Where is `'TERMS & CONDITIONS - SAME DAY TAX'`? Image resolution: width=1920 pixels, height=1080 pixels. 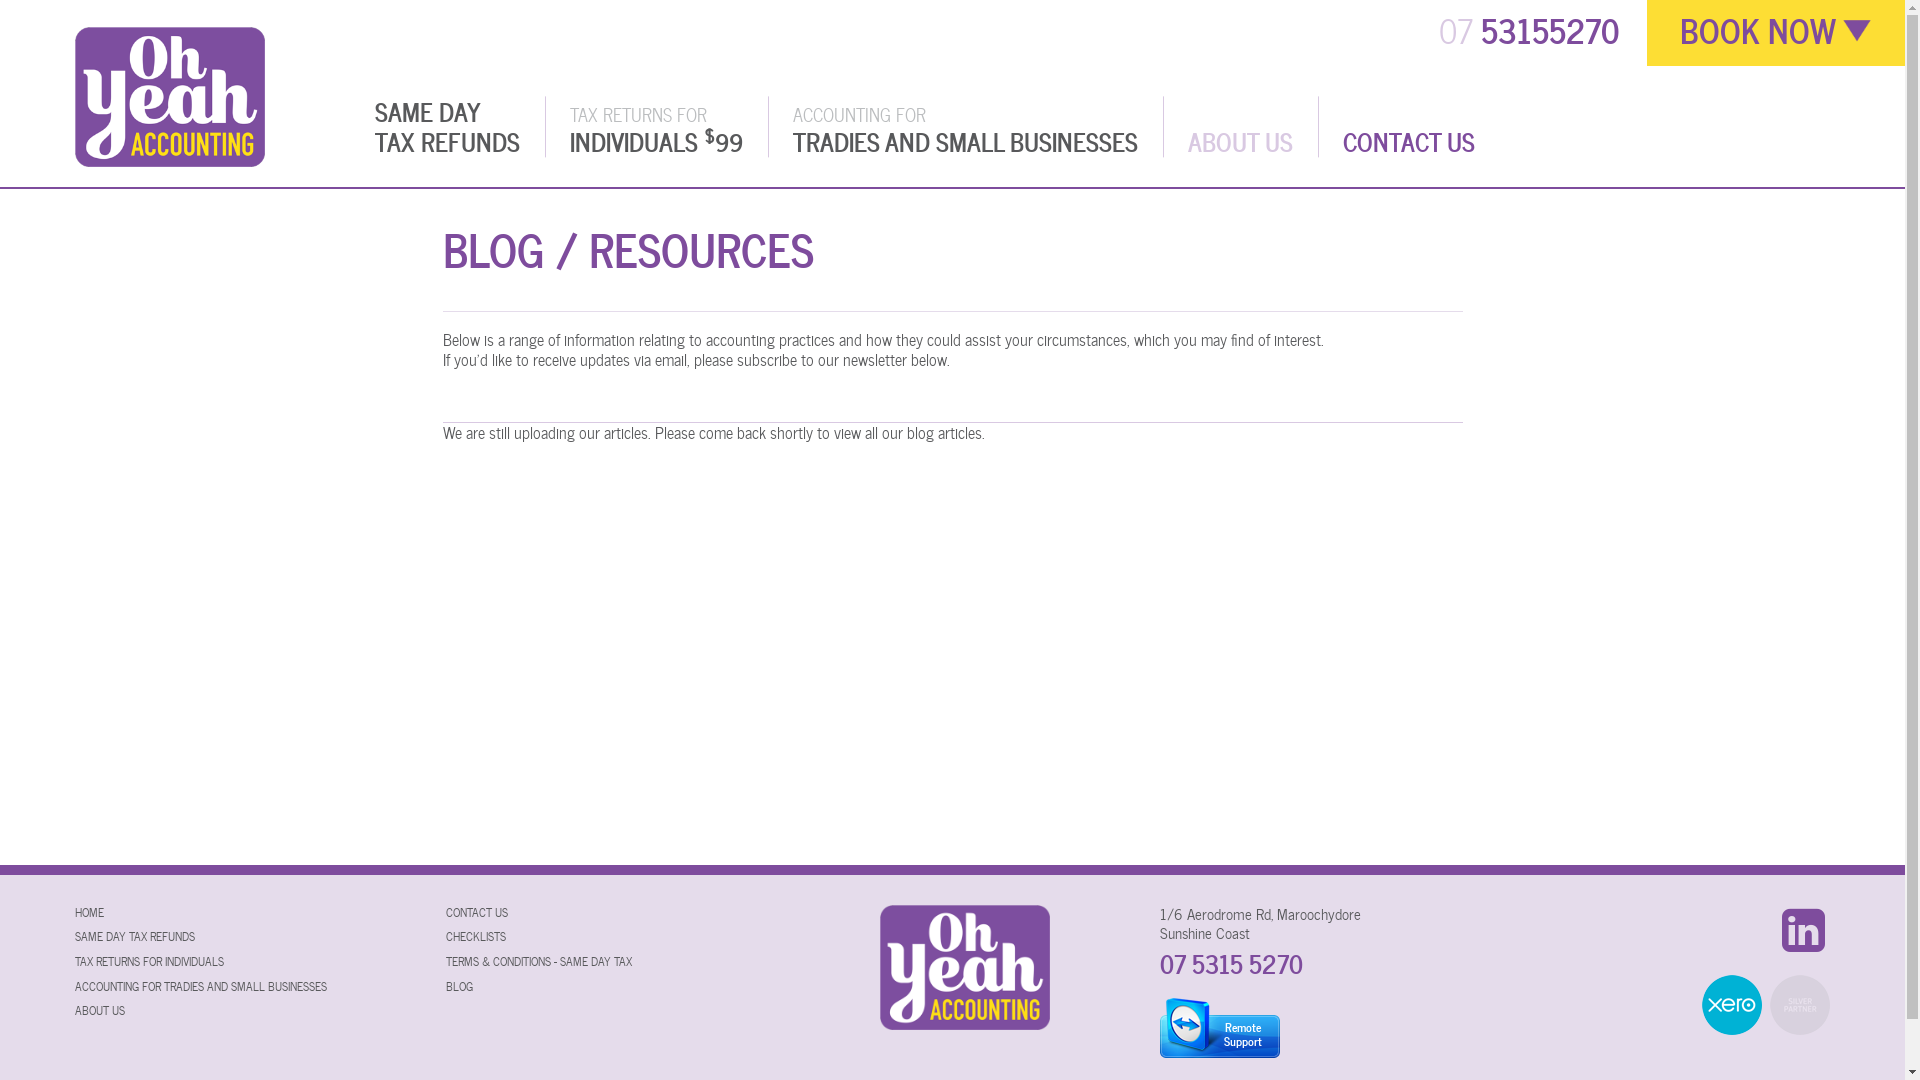 'TERMS & CONDITIONS - SAME DAY TAX' is located at coordinates (538, 959).